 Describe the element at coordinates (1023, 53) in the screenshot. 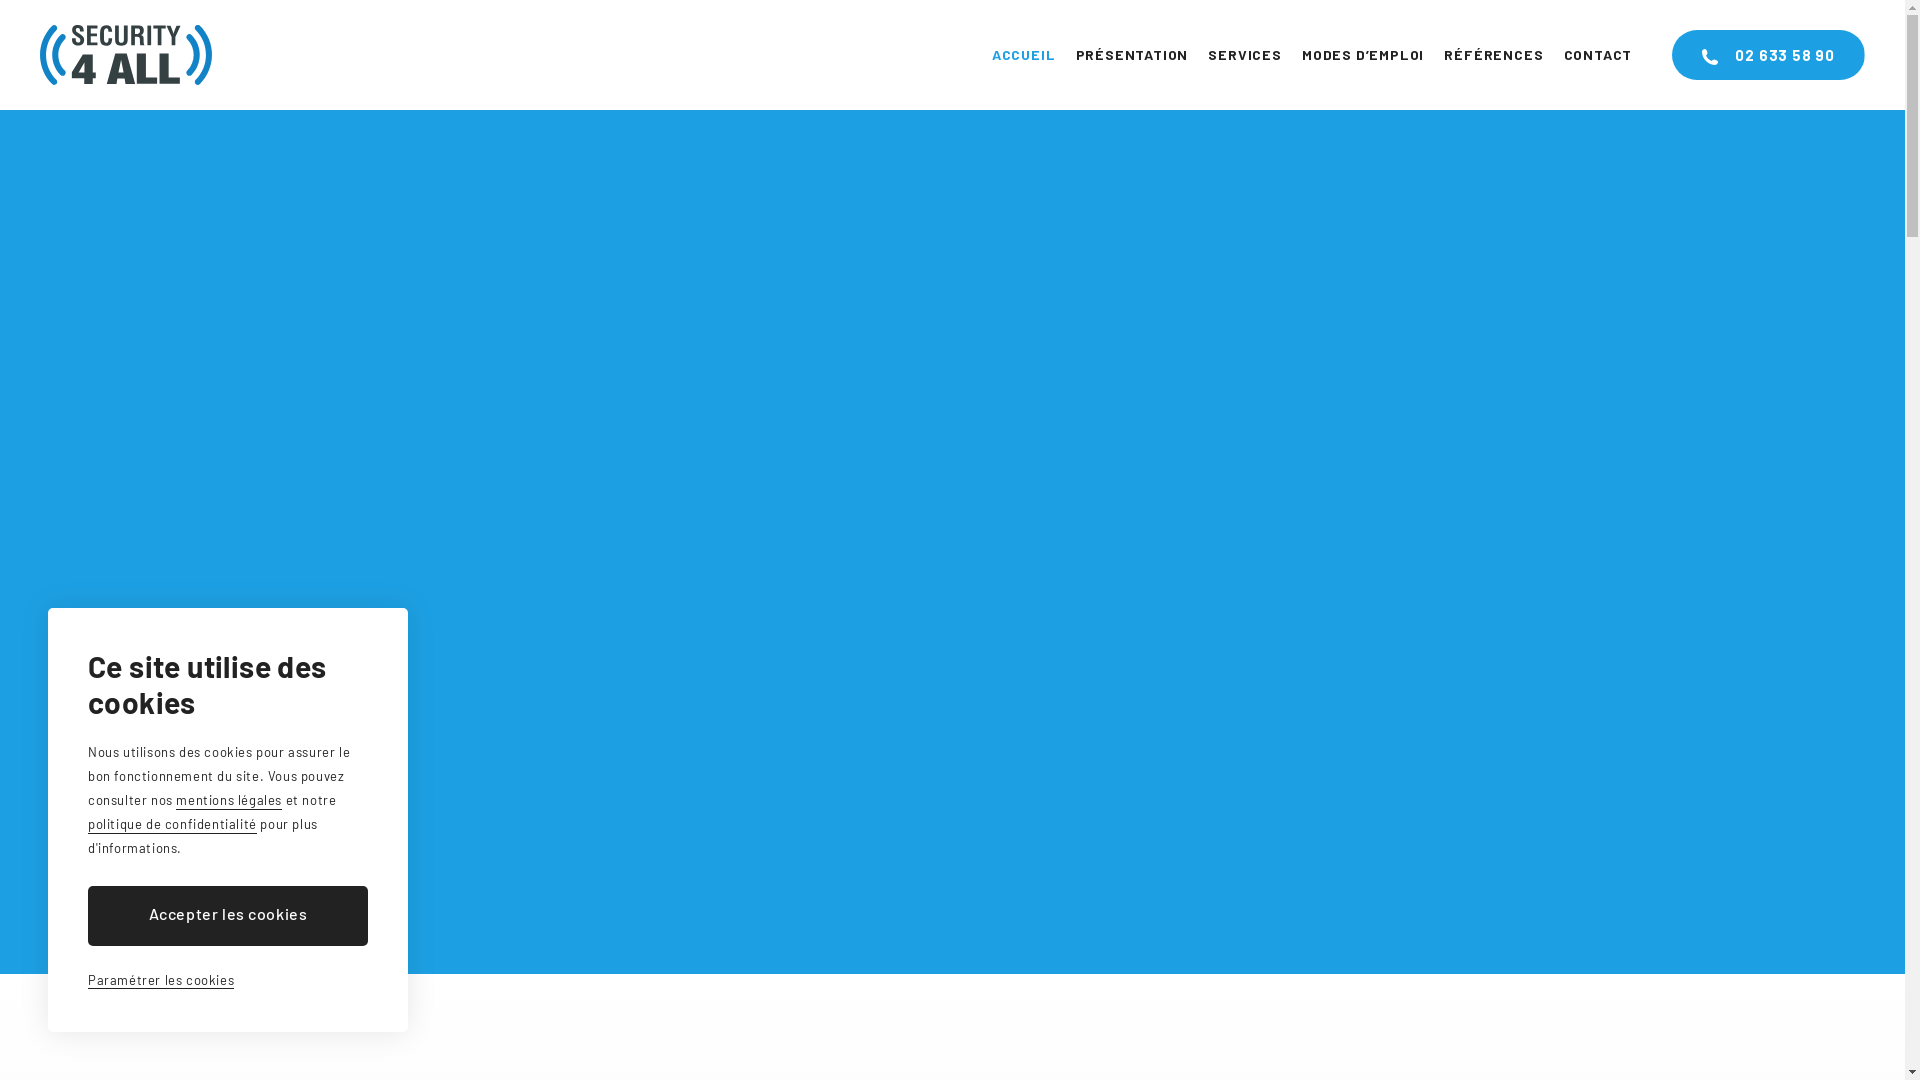

I see `'ACCUEIL'` at that location.